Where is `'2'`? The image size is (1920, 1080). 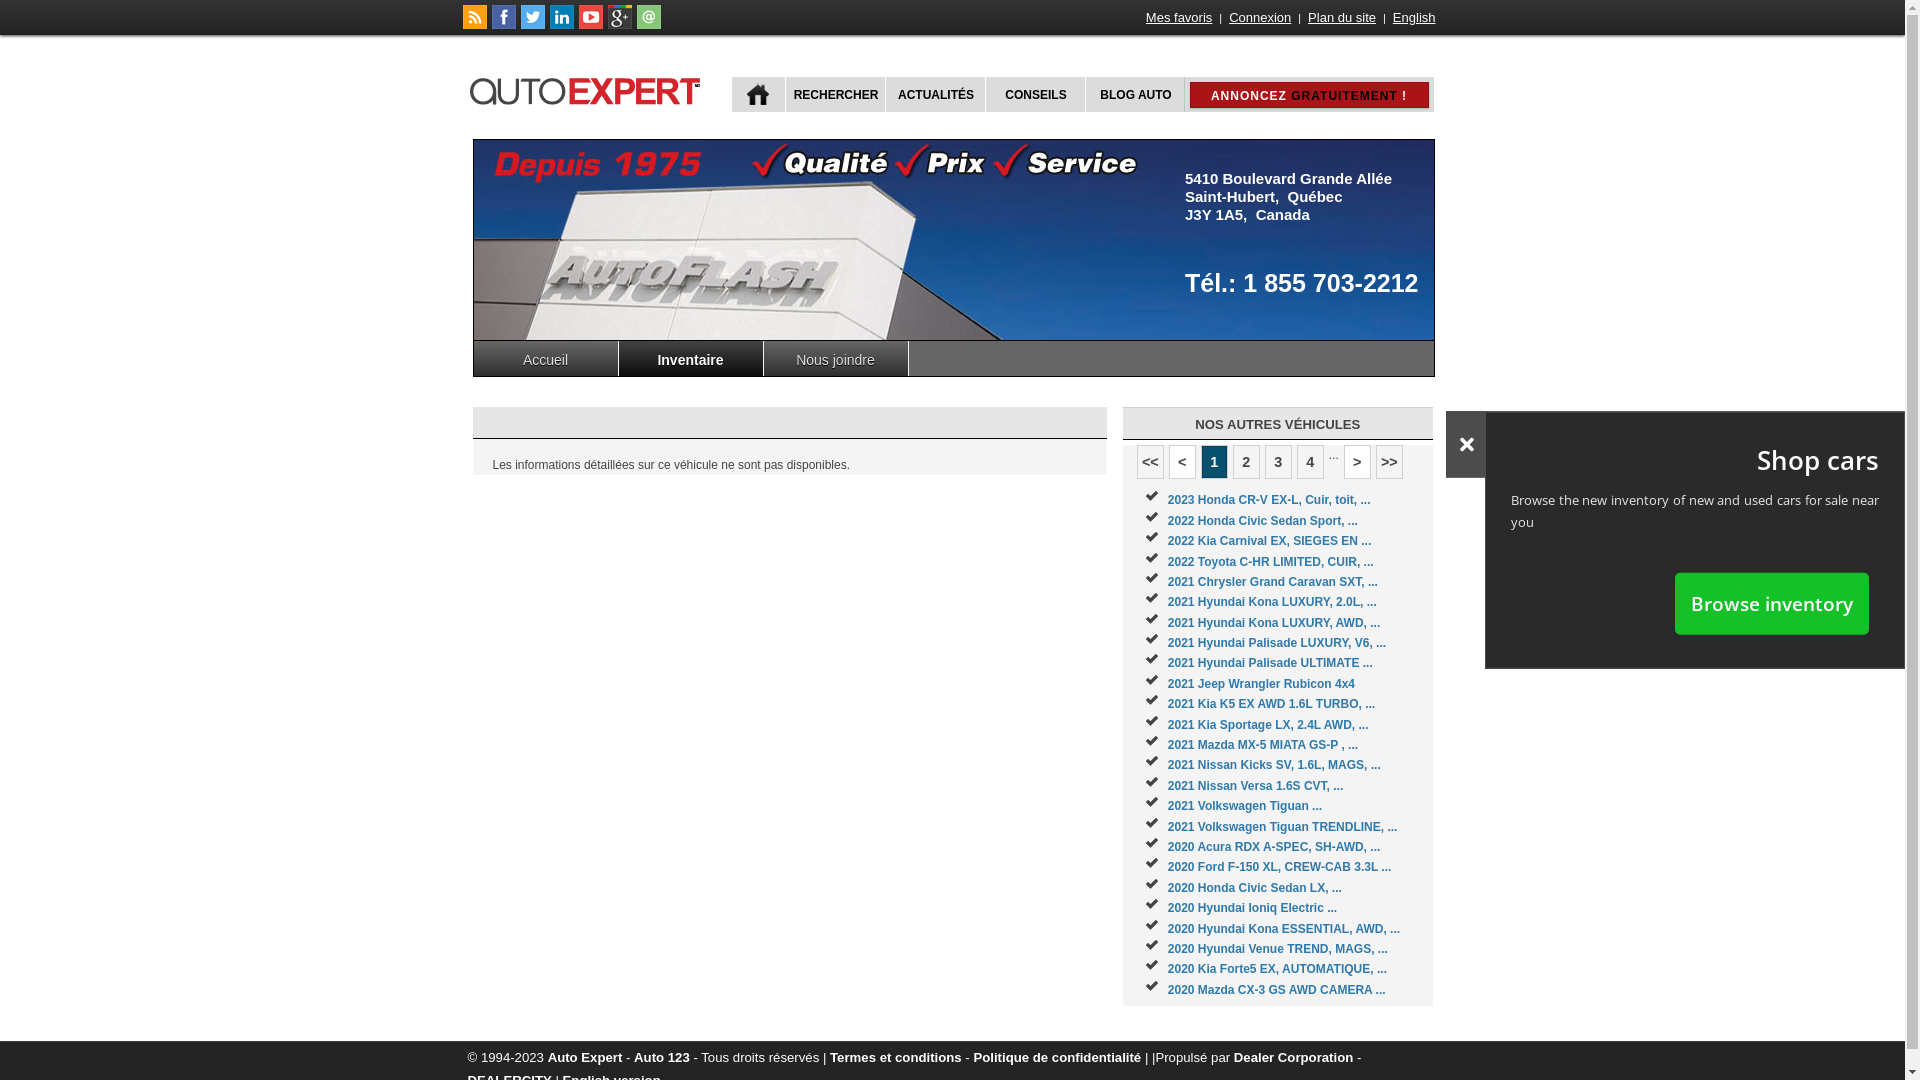
'2' is located at coordinates (1245, 462).